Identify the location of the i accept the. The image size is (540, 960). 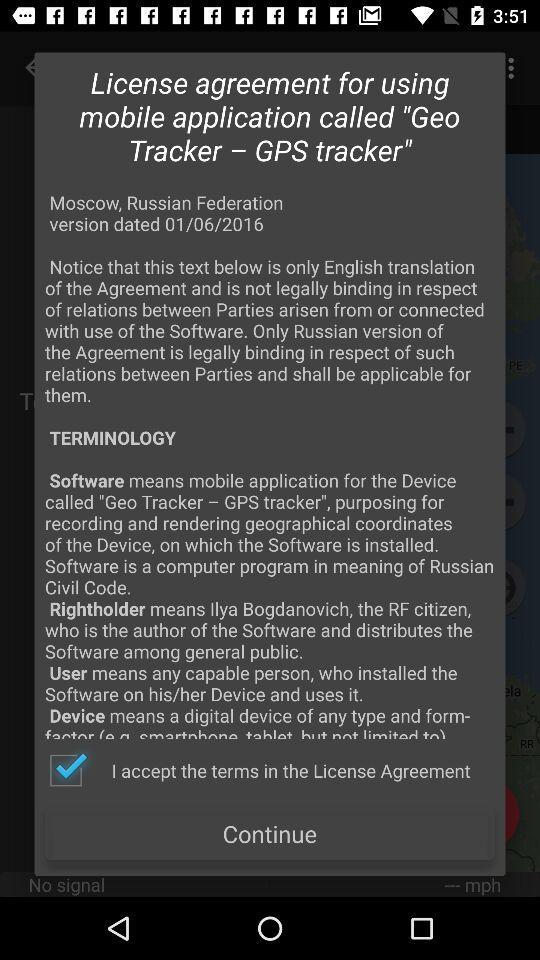
(259, 769).